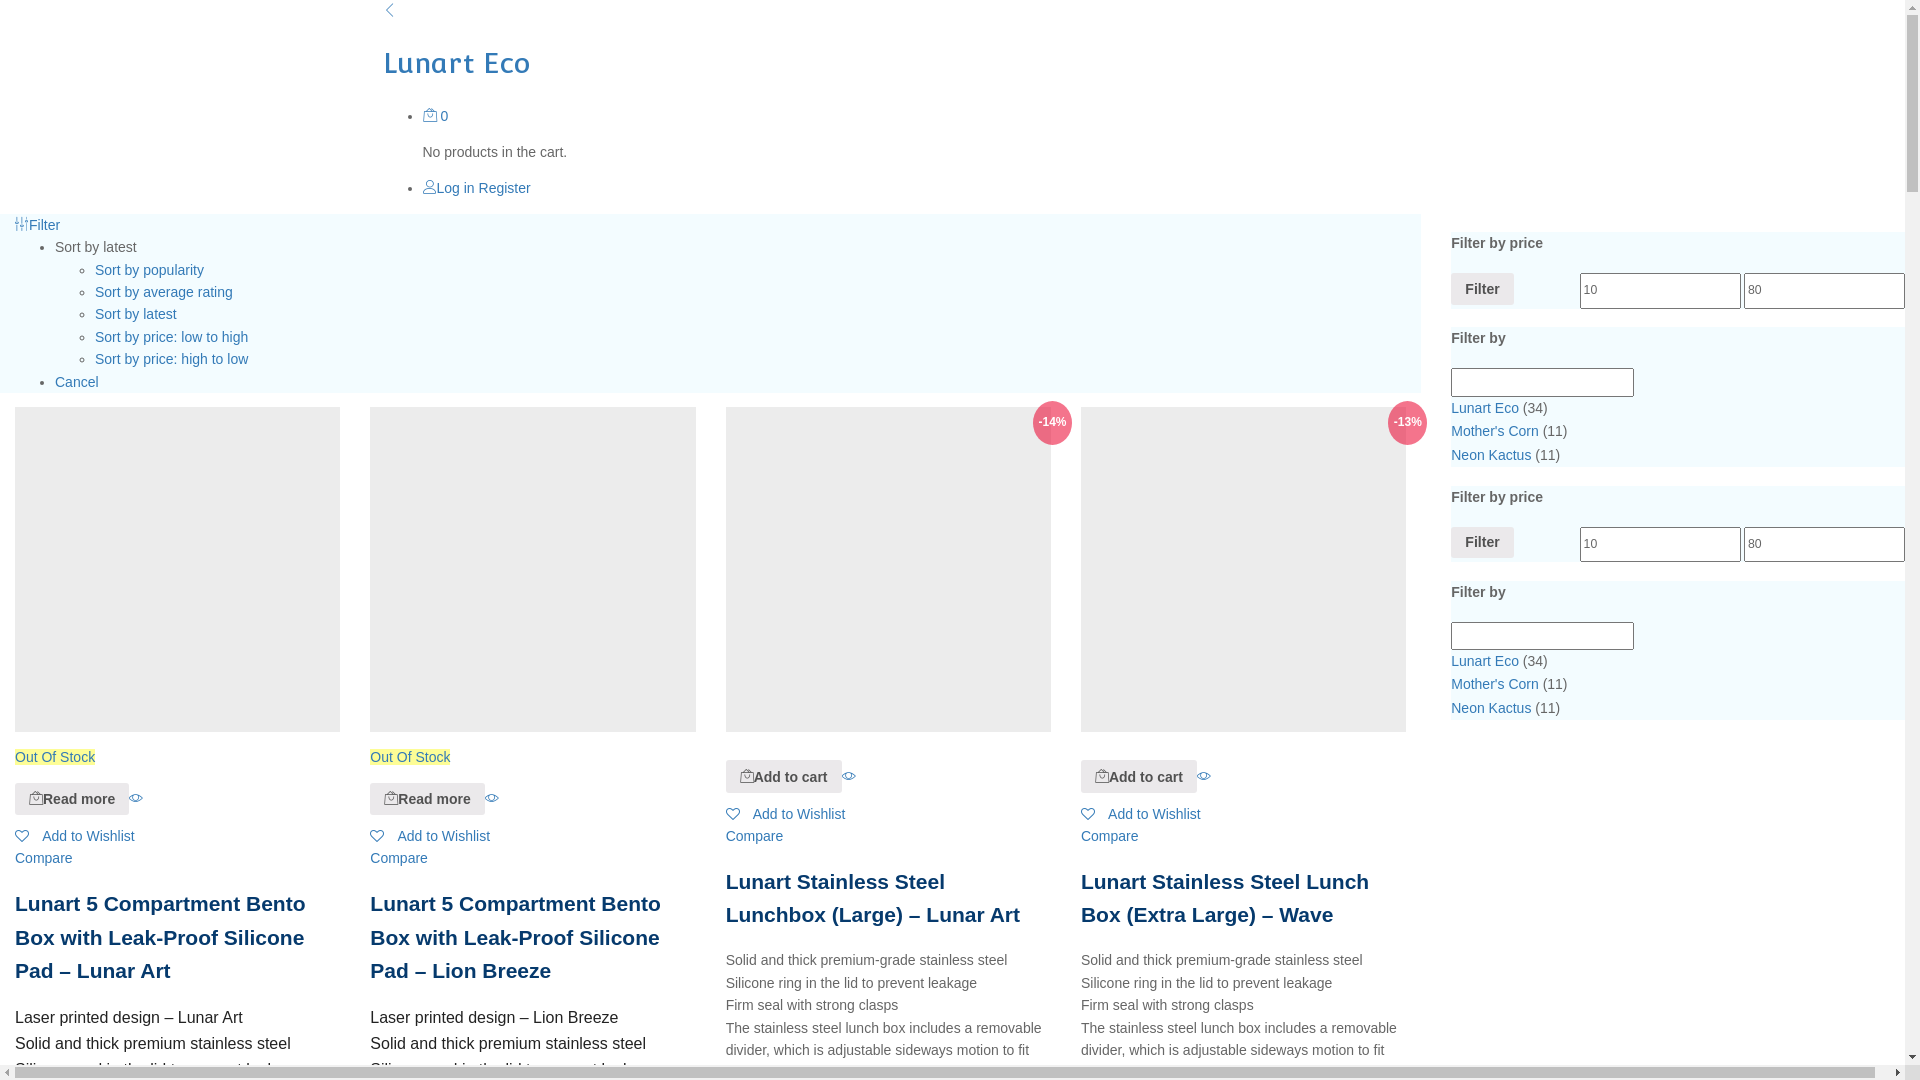 The image size is (1920, 1080). What do you see at coordinates (37, 224) in the screenshot?
I see `'Filter'` at bounding box center [37, 224].